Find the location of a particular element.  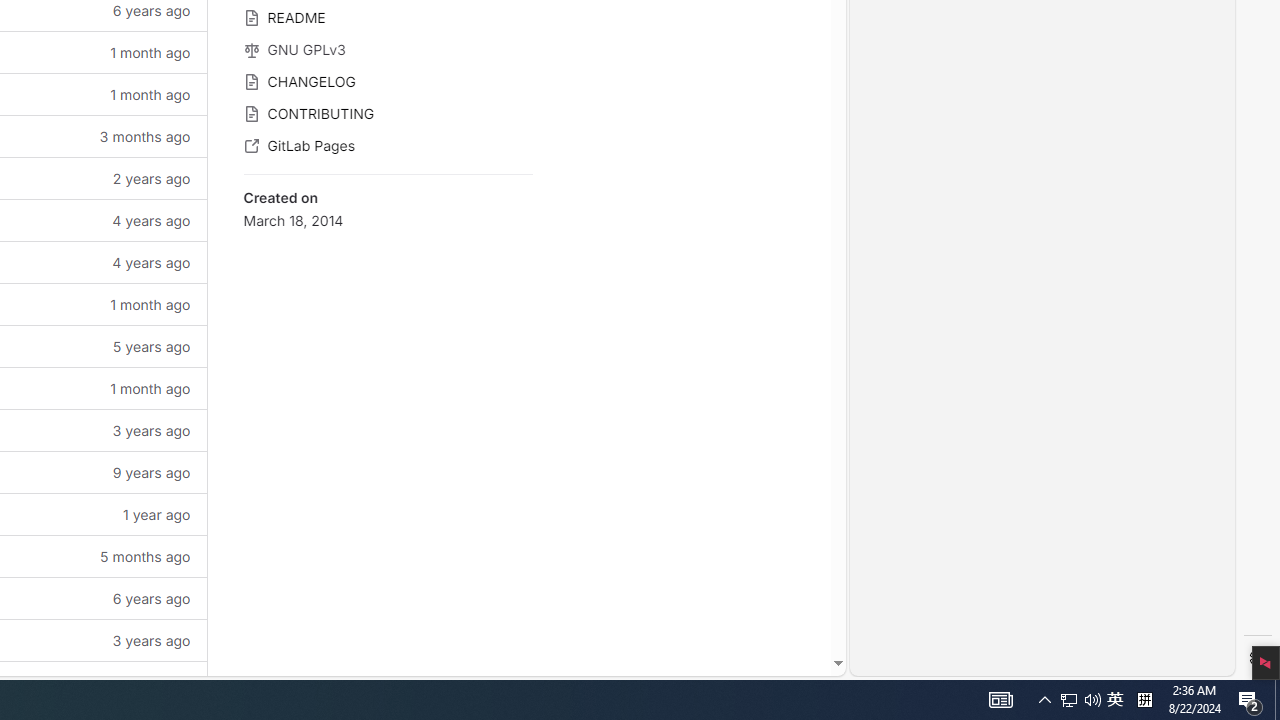

'GitLab Pages' is located at coordinates (387, 143).